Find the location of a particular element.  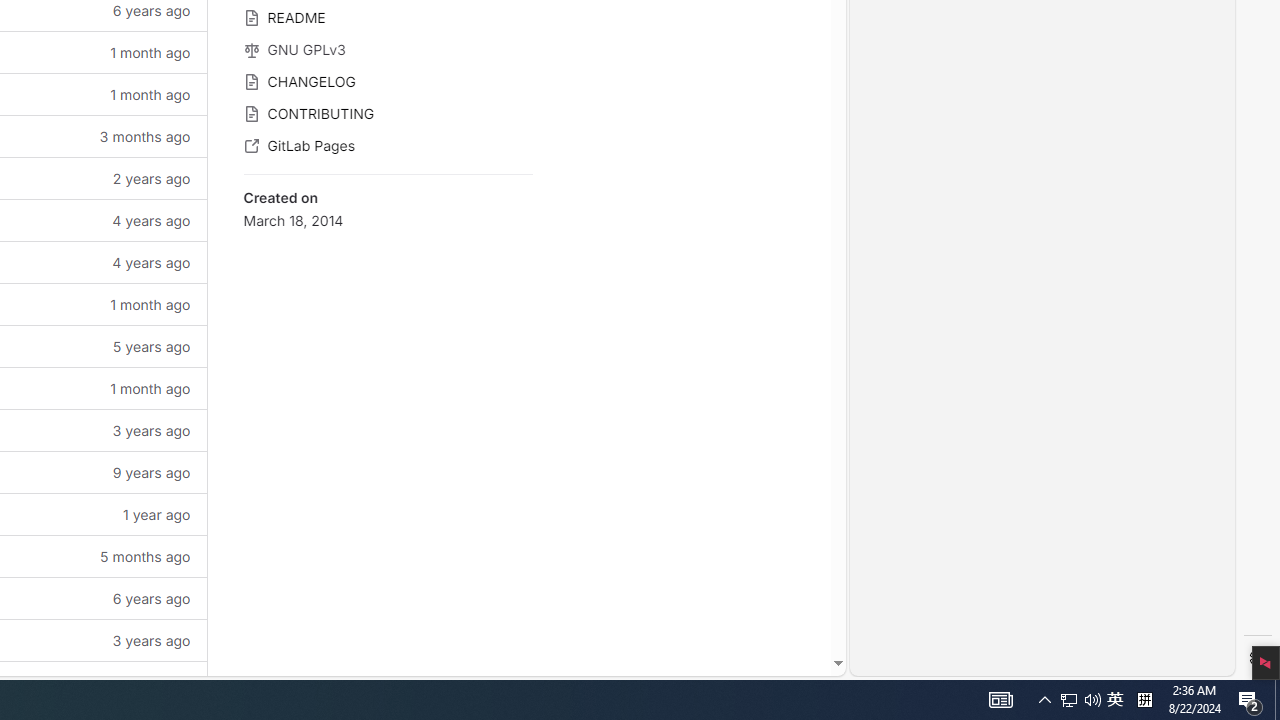

'GitLab Pages' is located at coordinates (387, 143).